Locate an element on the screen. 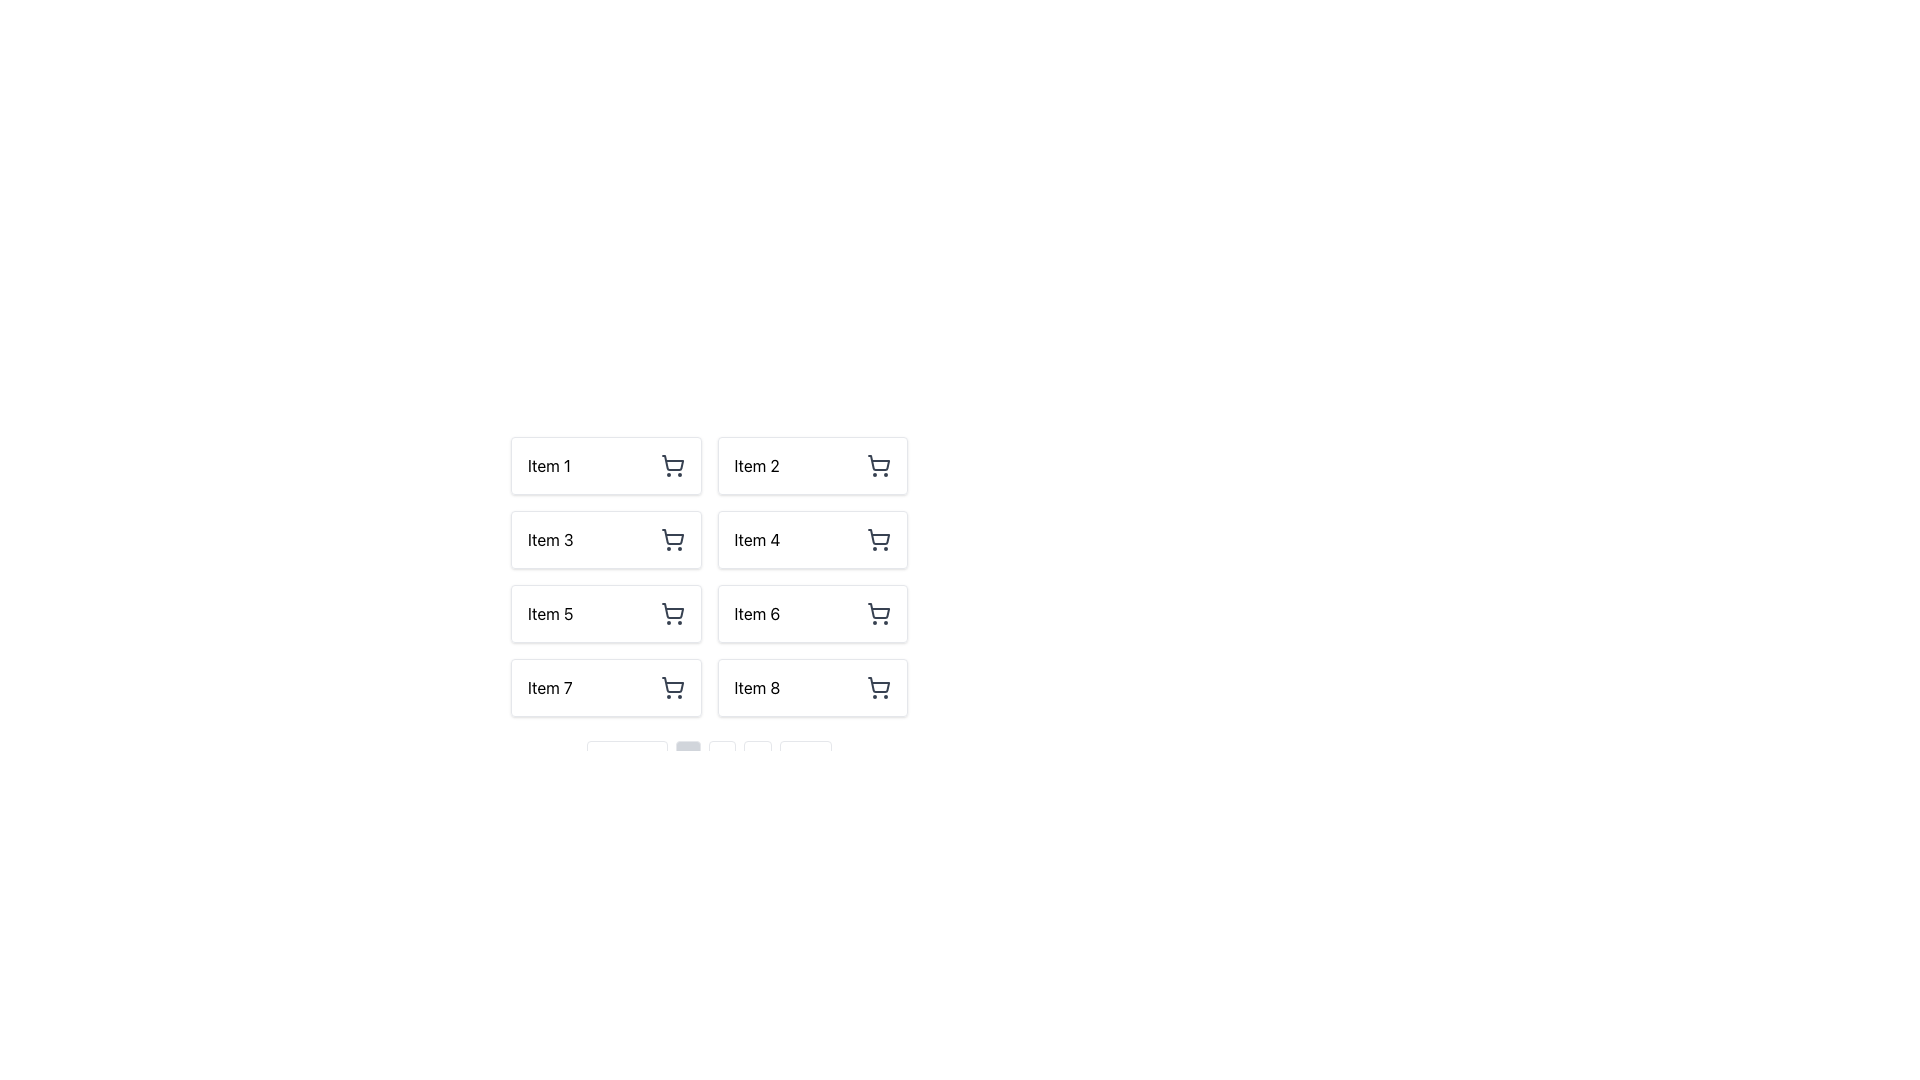 This screenshot has width=1920, height=1080. the rectangular button with smooth rounded corners, labeled '2', located in the bottom-center pagination control is located at coordinates (721, 762).